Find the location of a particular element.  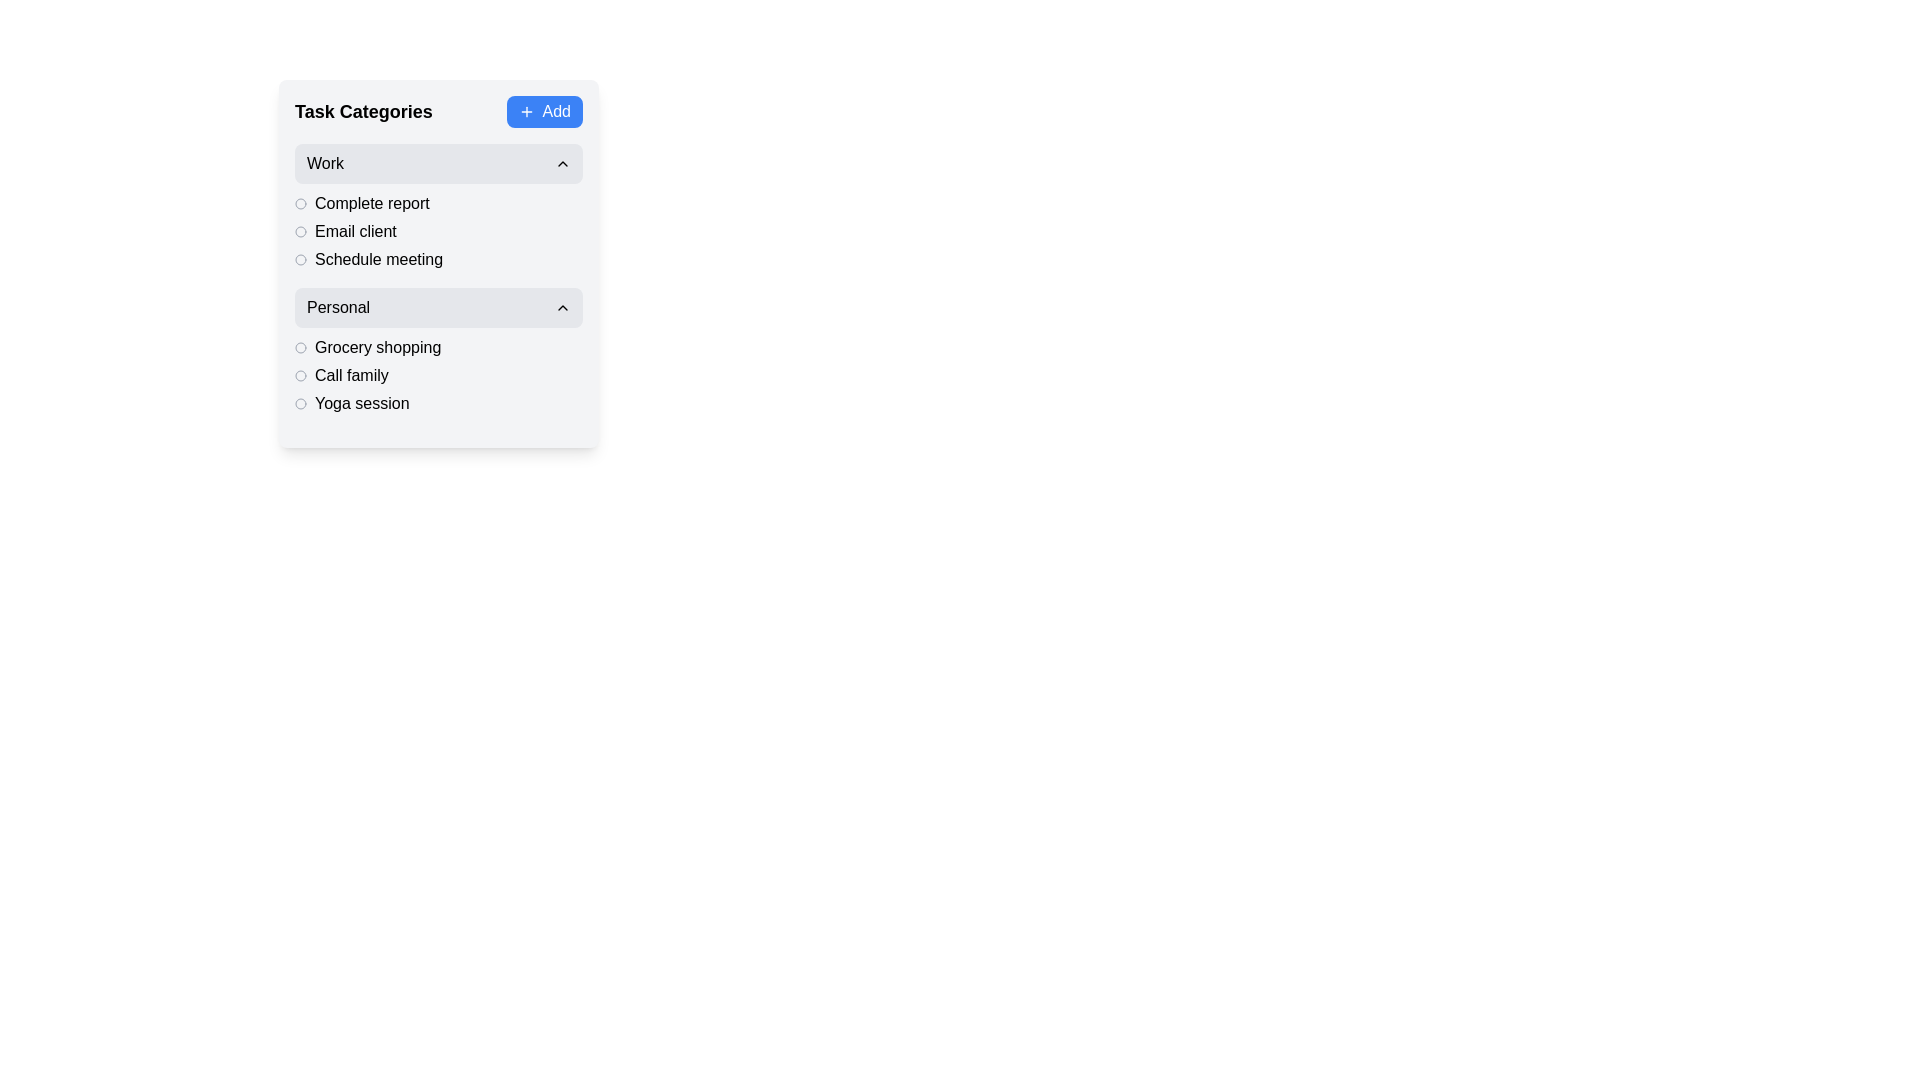

the interactive toggle icon related to the 'Grocery shopping' task is located at coordinates (300, 346).